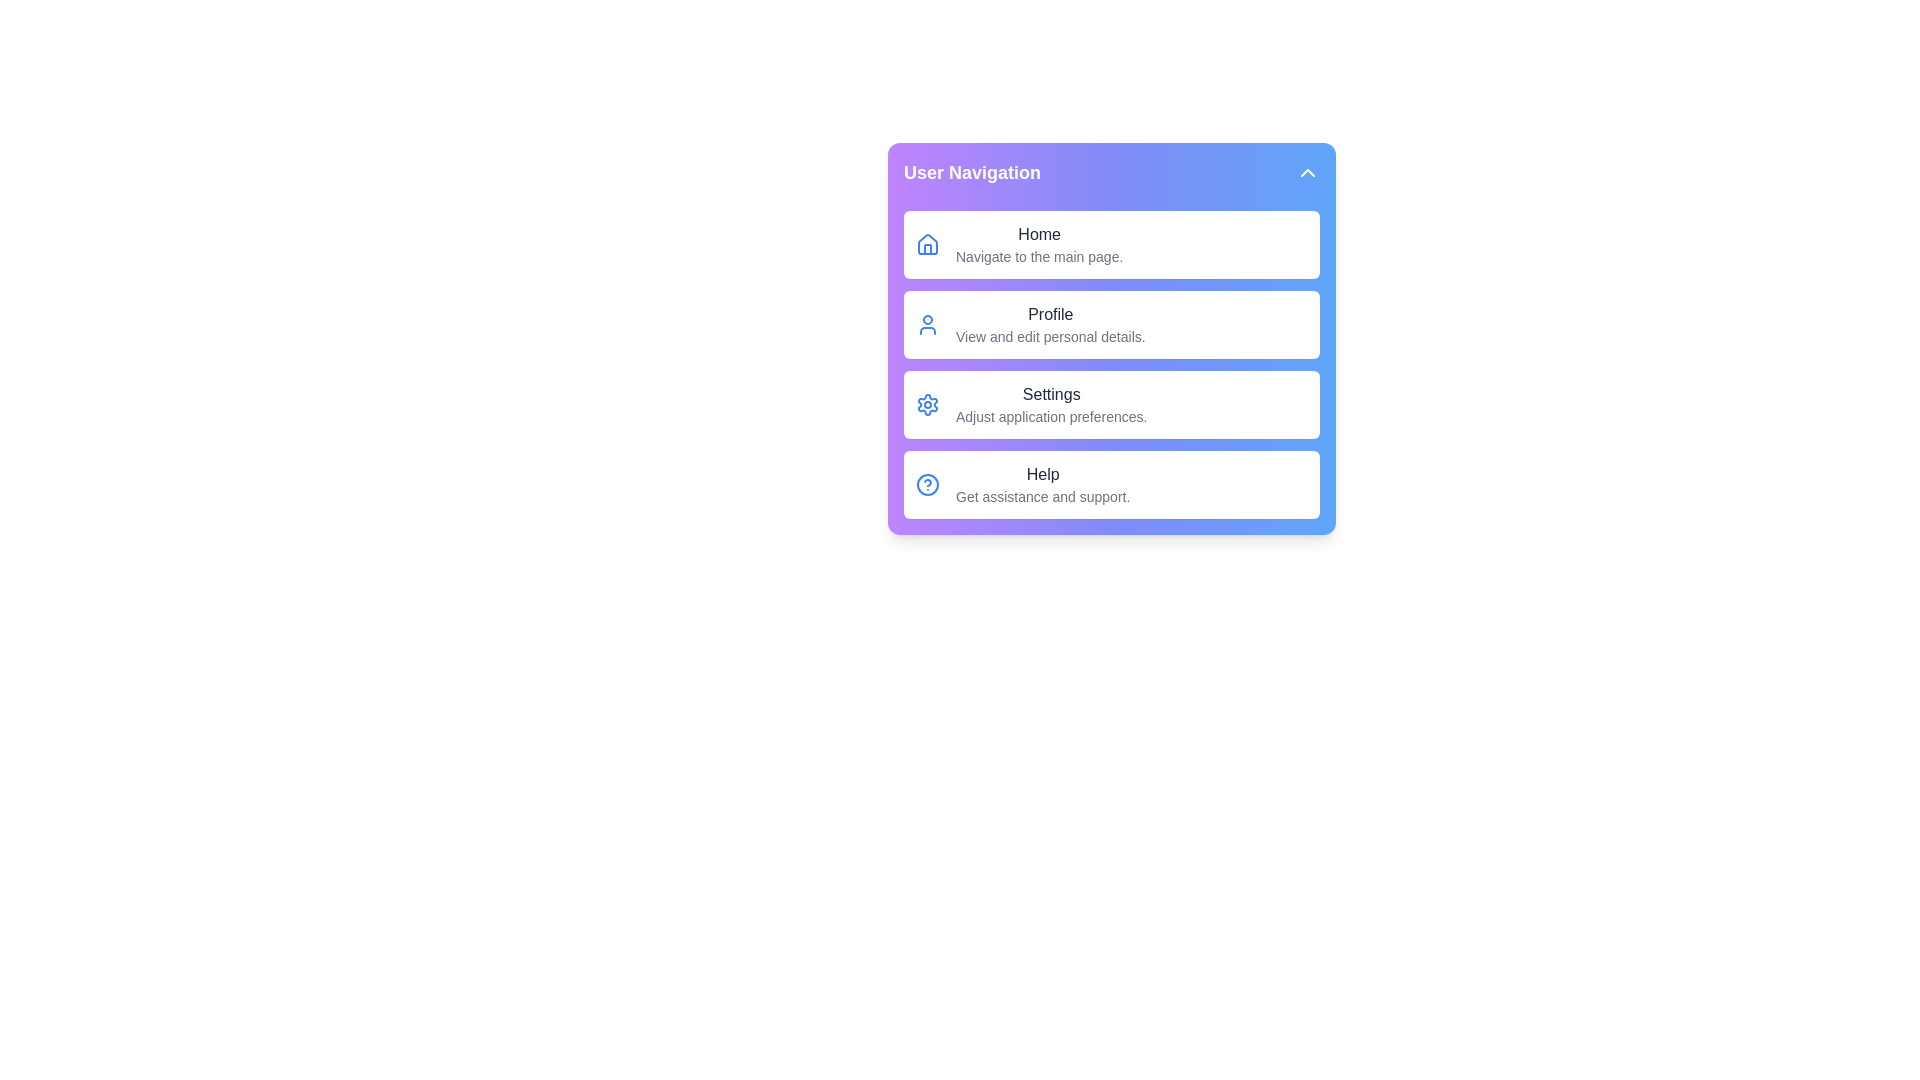  Describe the element at coordinates (926, 244) in the screenshot. I see `the Home icon in the dropdown menu` at that location.